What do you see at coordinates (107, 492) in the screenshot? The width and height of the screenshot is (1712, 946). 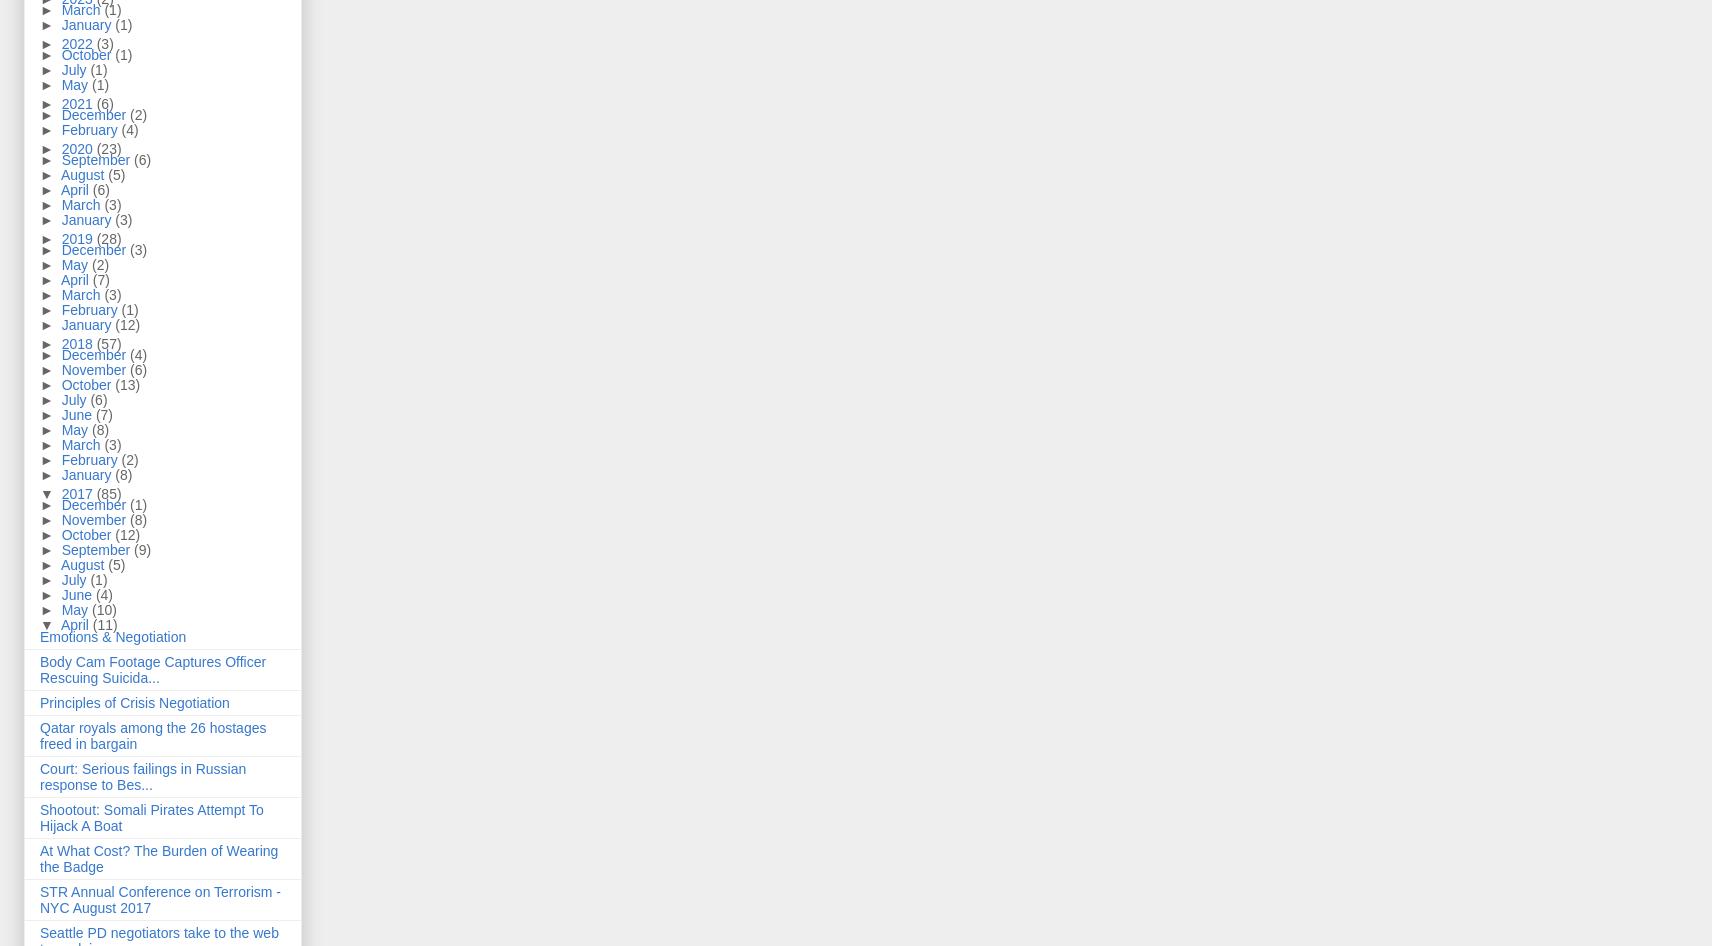 I see `'(85)'` at bounding box center [107, 492].